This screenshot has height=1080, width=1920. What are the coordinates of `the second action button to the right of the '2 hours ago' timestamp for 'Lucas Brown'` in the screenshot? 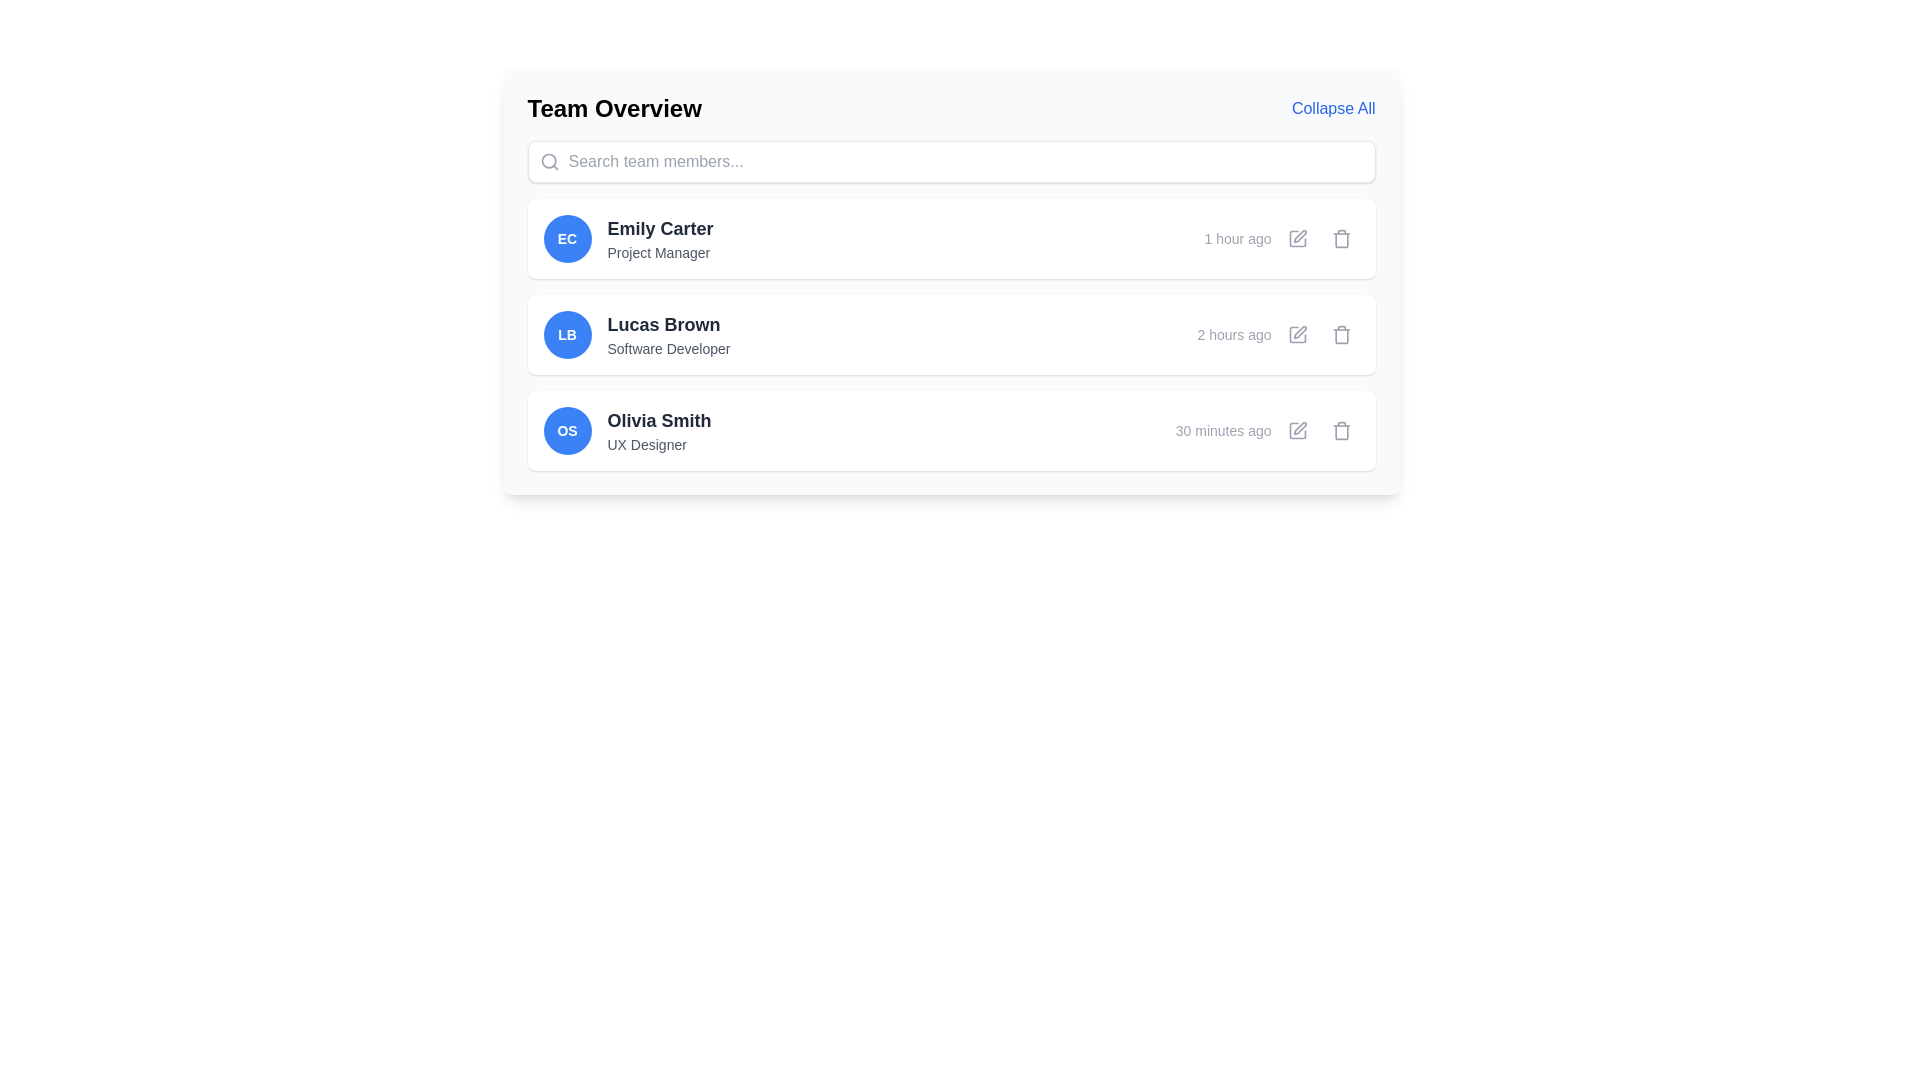 It's located at (1297, 334).